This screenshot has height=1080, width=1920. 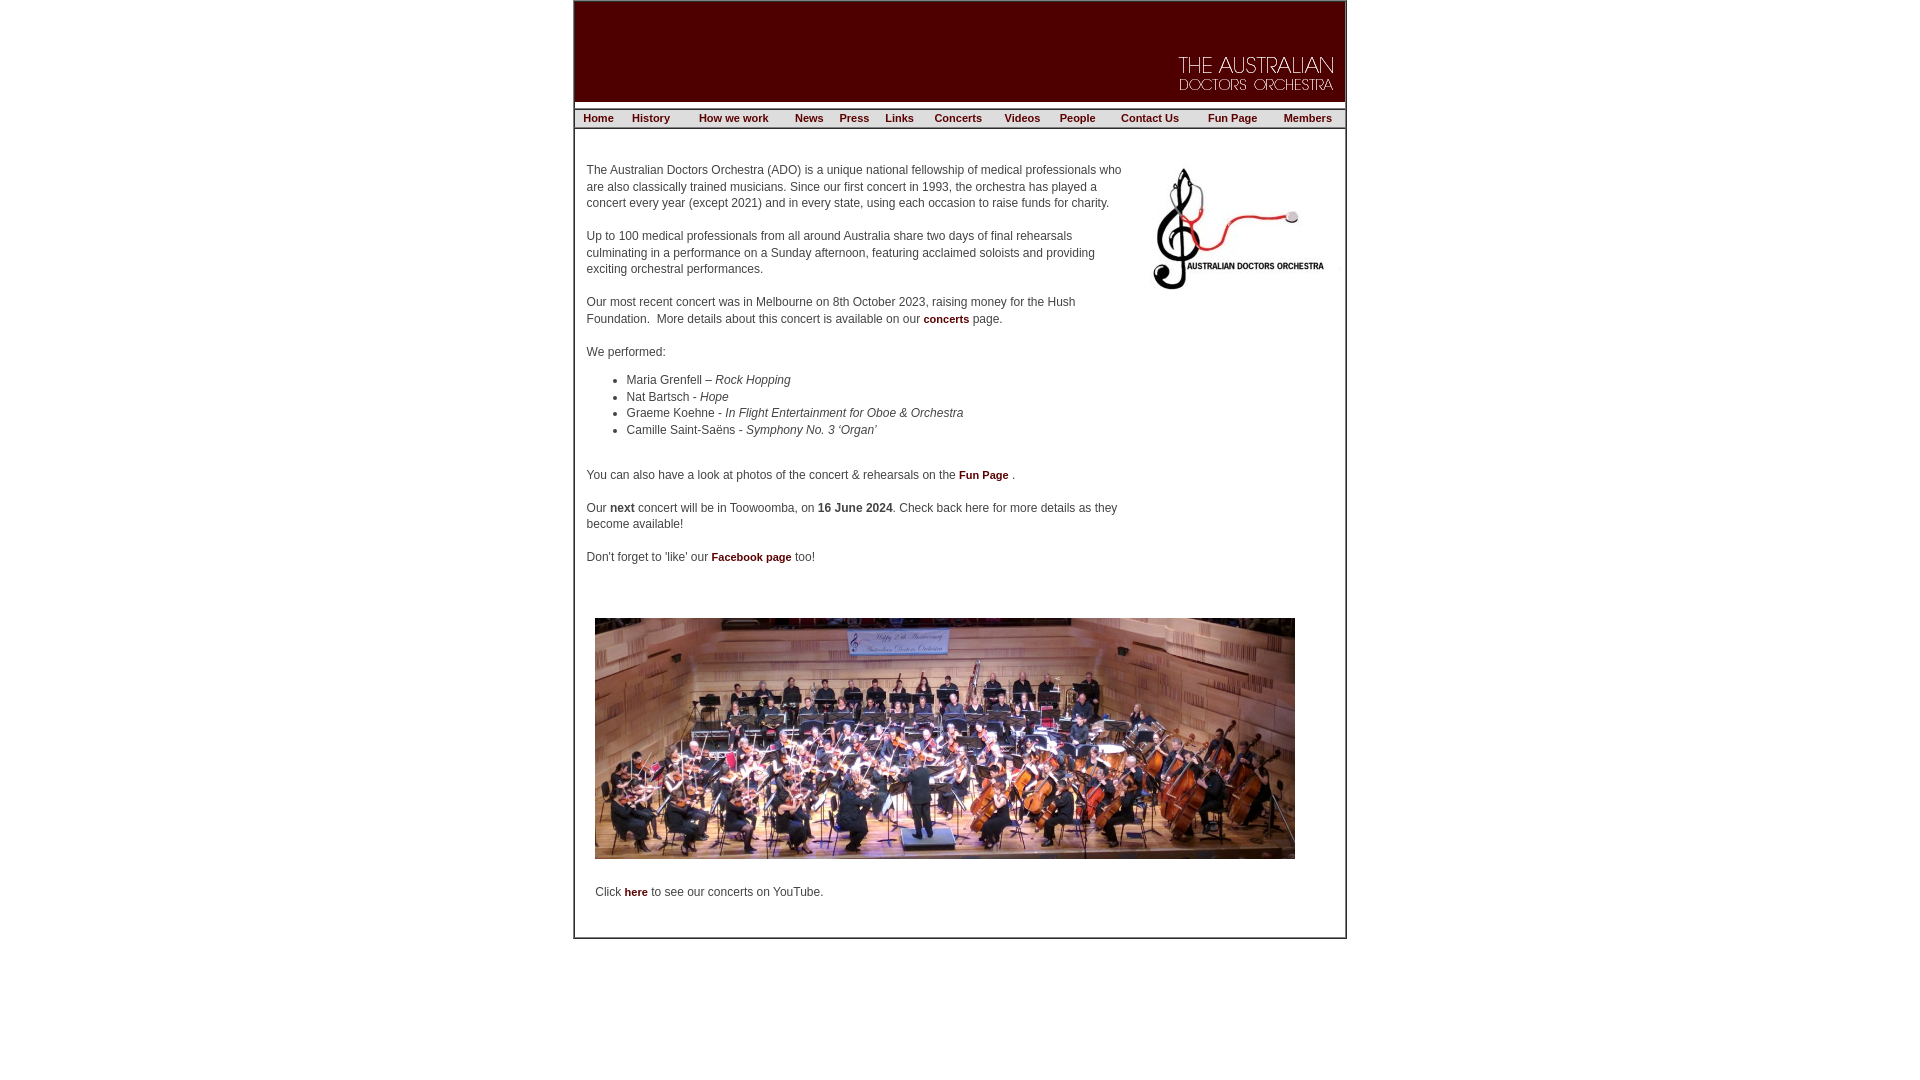 What do you see at coordinates (751, 556) in the screenshot?
I see `'Facebook page'` at bounding box center [751, 556].